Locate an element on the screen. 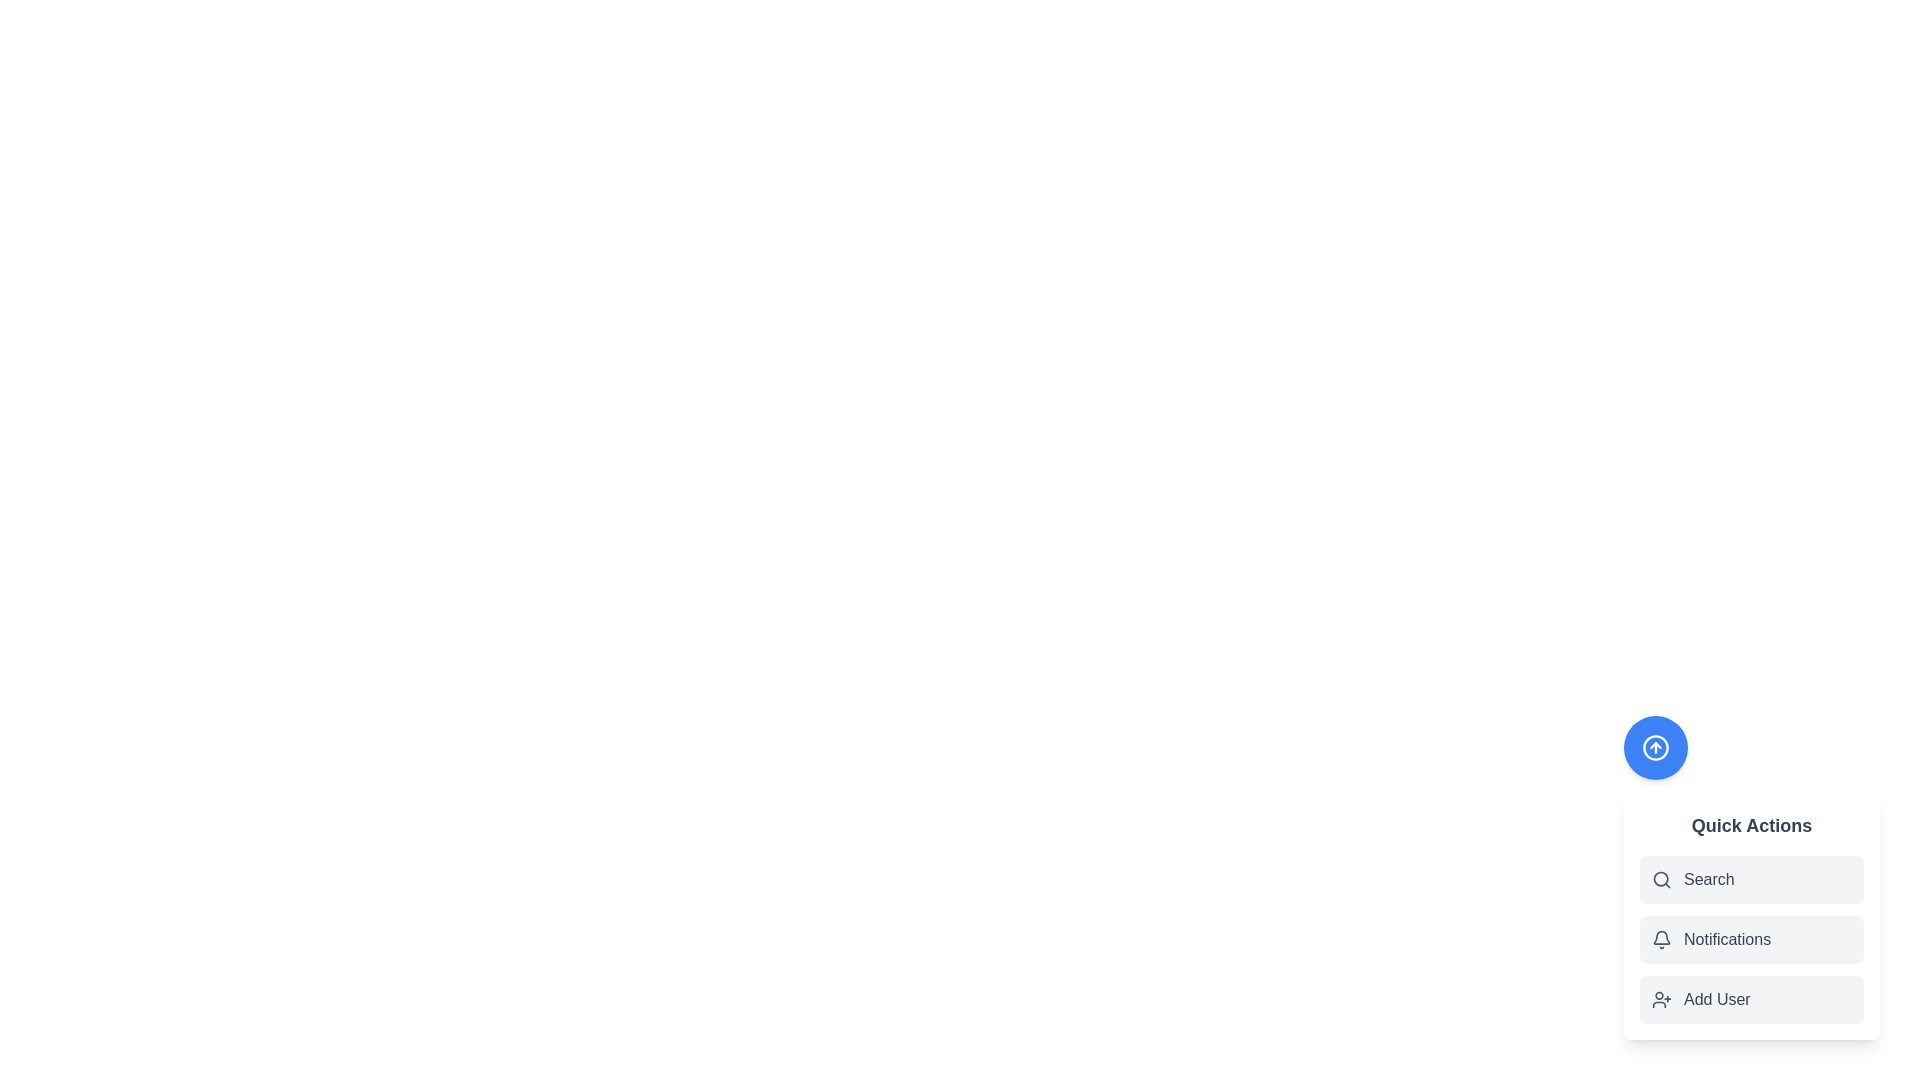 This screenshot has height=1080, width=1920. the text label that represents the search functionality, located to the right of the magnifying glass icon in the 'Quick Actions' list is located at coordinates (1708, 878).